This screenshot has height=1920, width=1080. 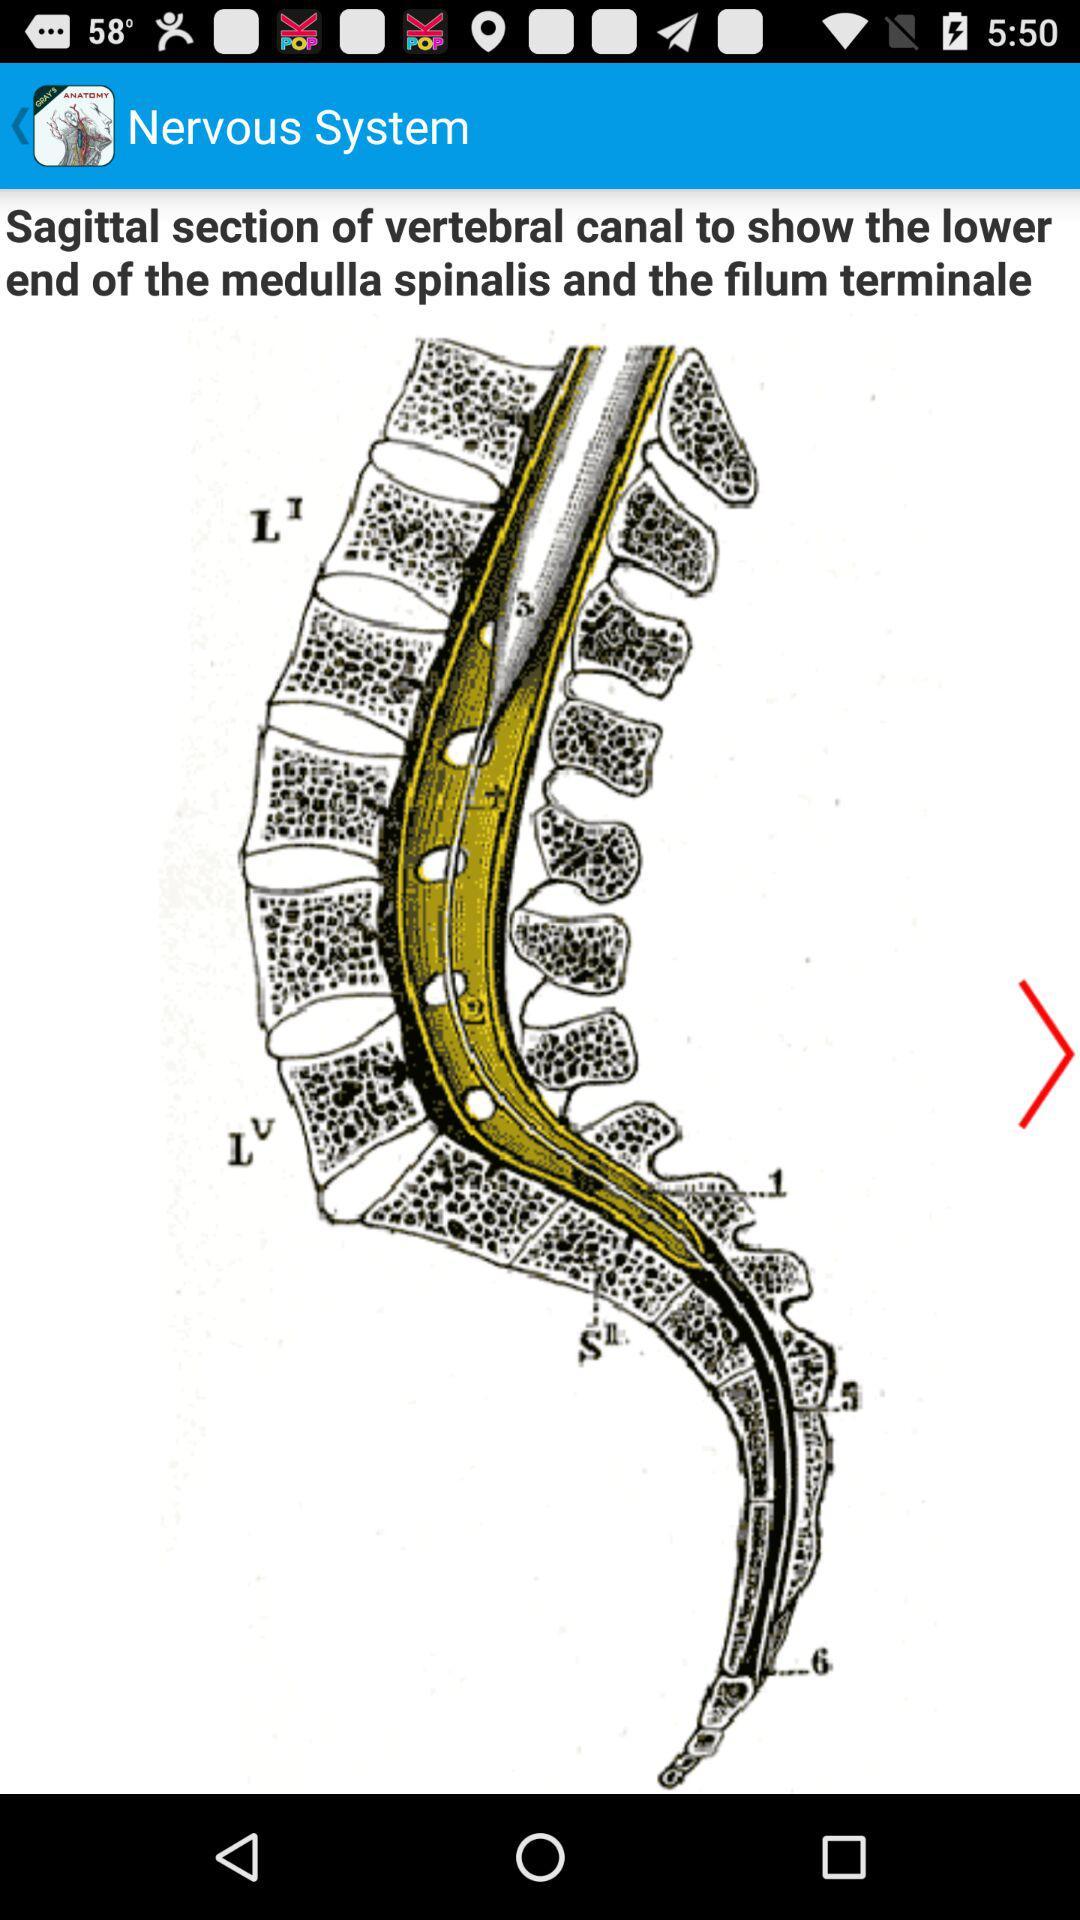 I want to click on next item, so click(x=1045, y=1052).